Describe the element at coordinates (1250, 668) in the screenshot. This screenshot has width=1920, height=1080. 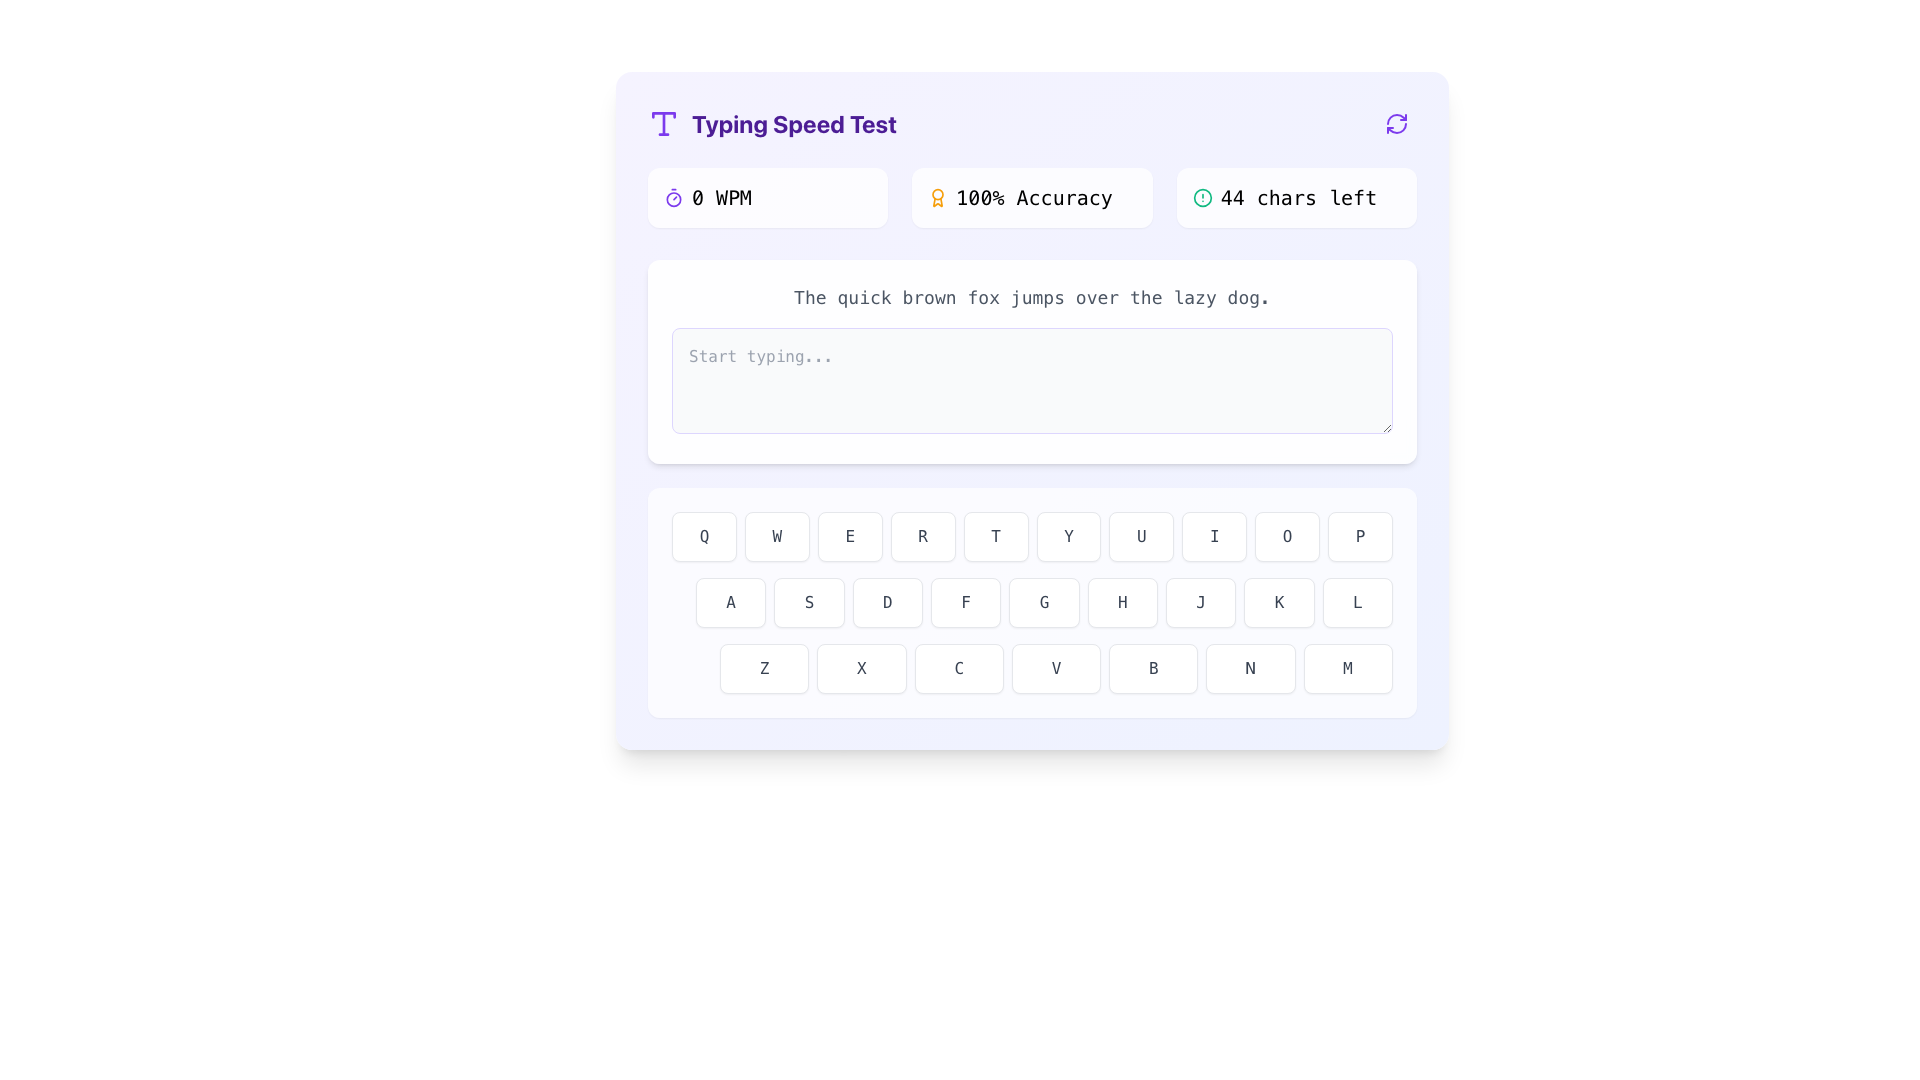
I see `the virtual key labeled 'N' on the digital keyboard to input the letter 'N'` at that location.